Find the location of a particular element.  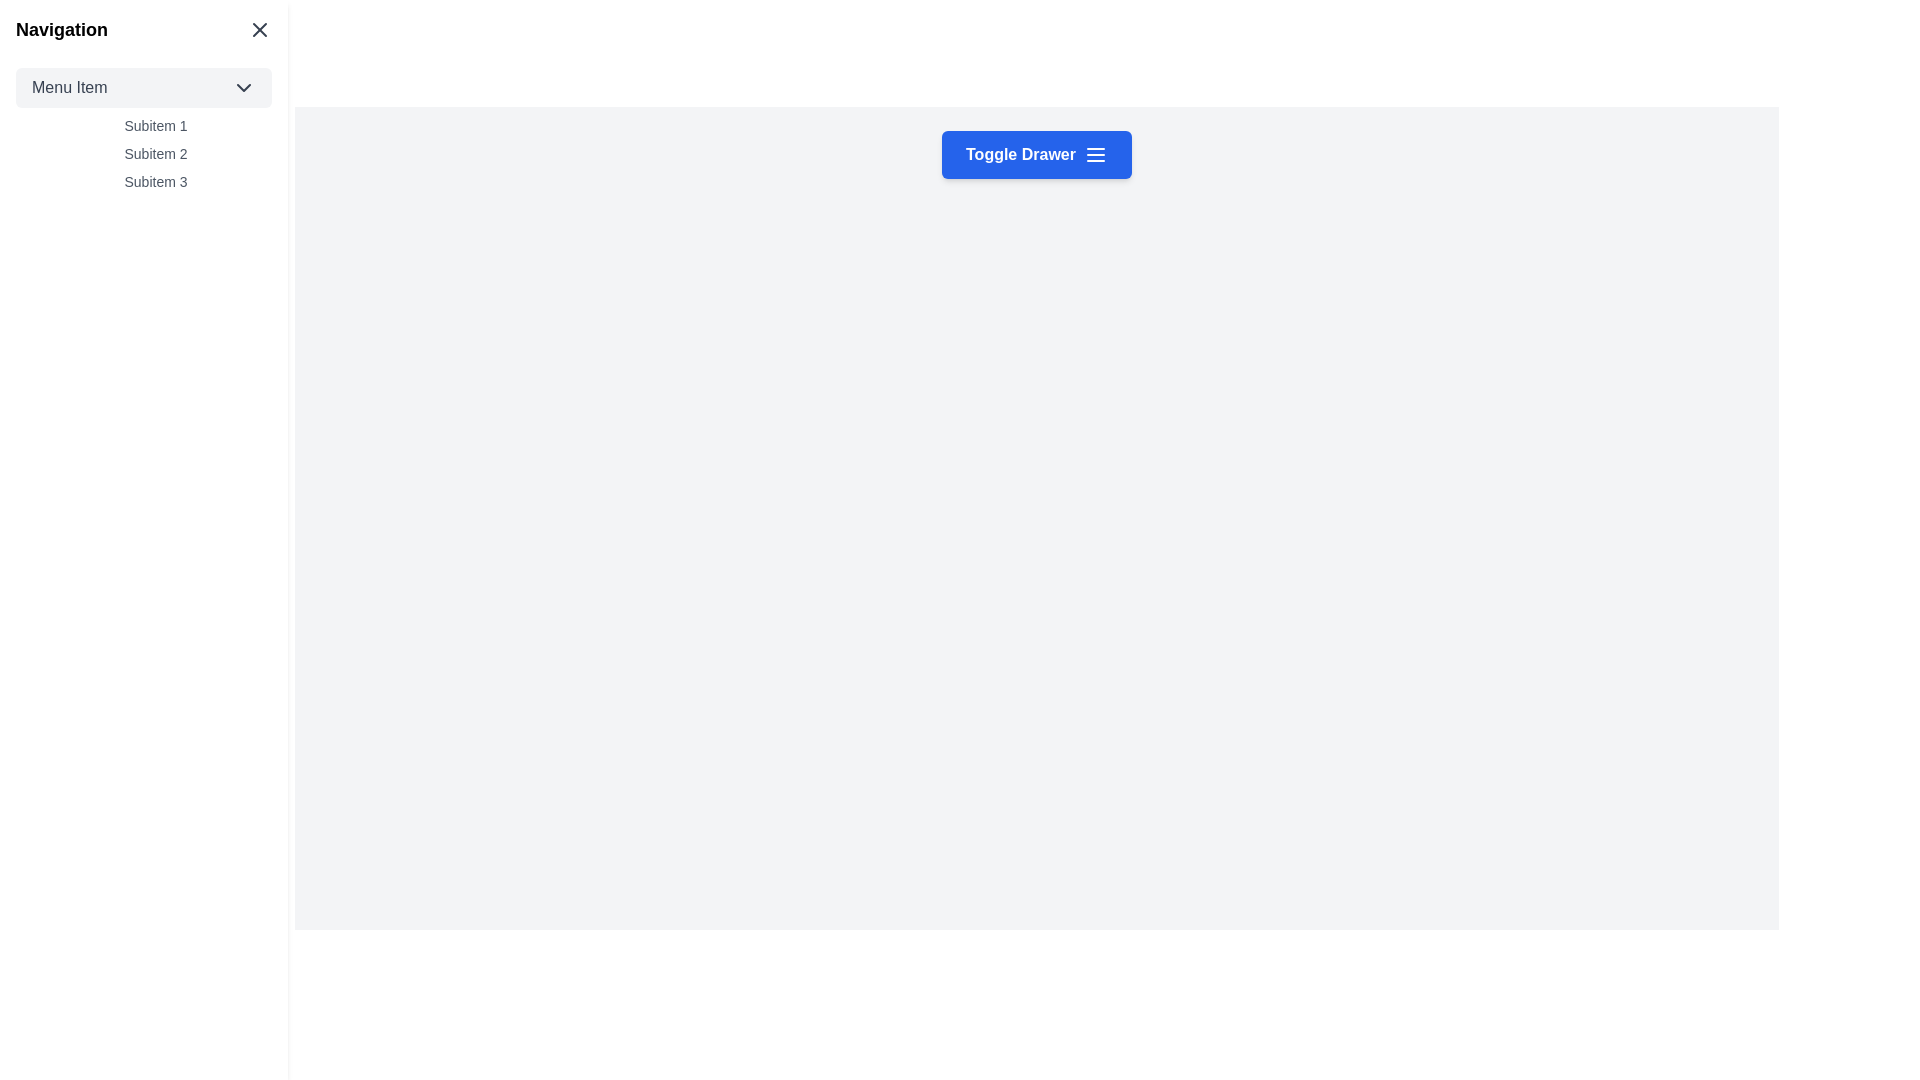

the static text label displaying 'Subitem 3', which is styled in a smaller text size and muted gray color, located towards the center-left of the interface inside a vertical navigation menu is located at coordinates (155, 181).